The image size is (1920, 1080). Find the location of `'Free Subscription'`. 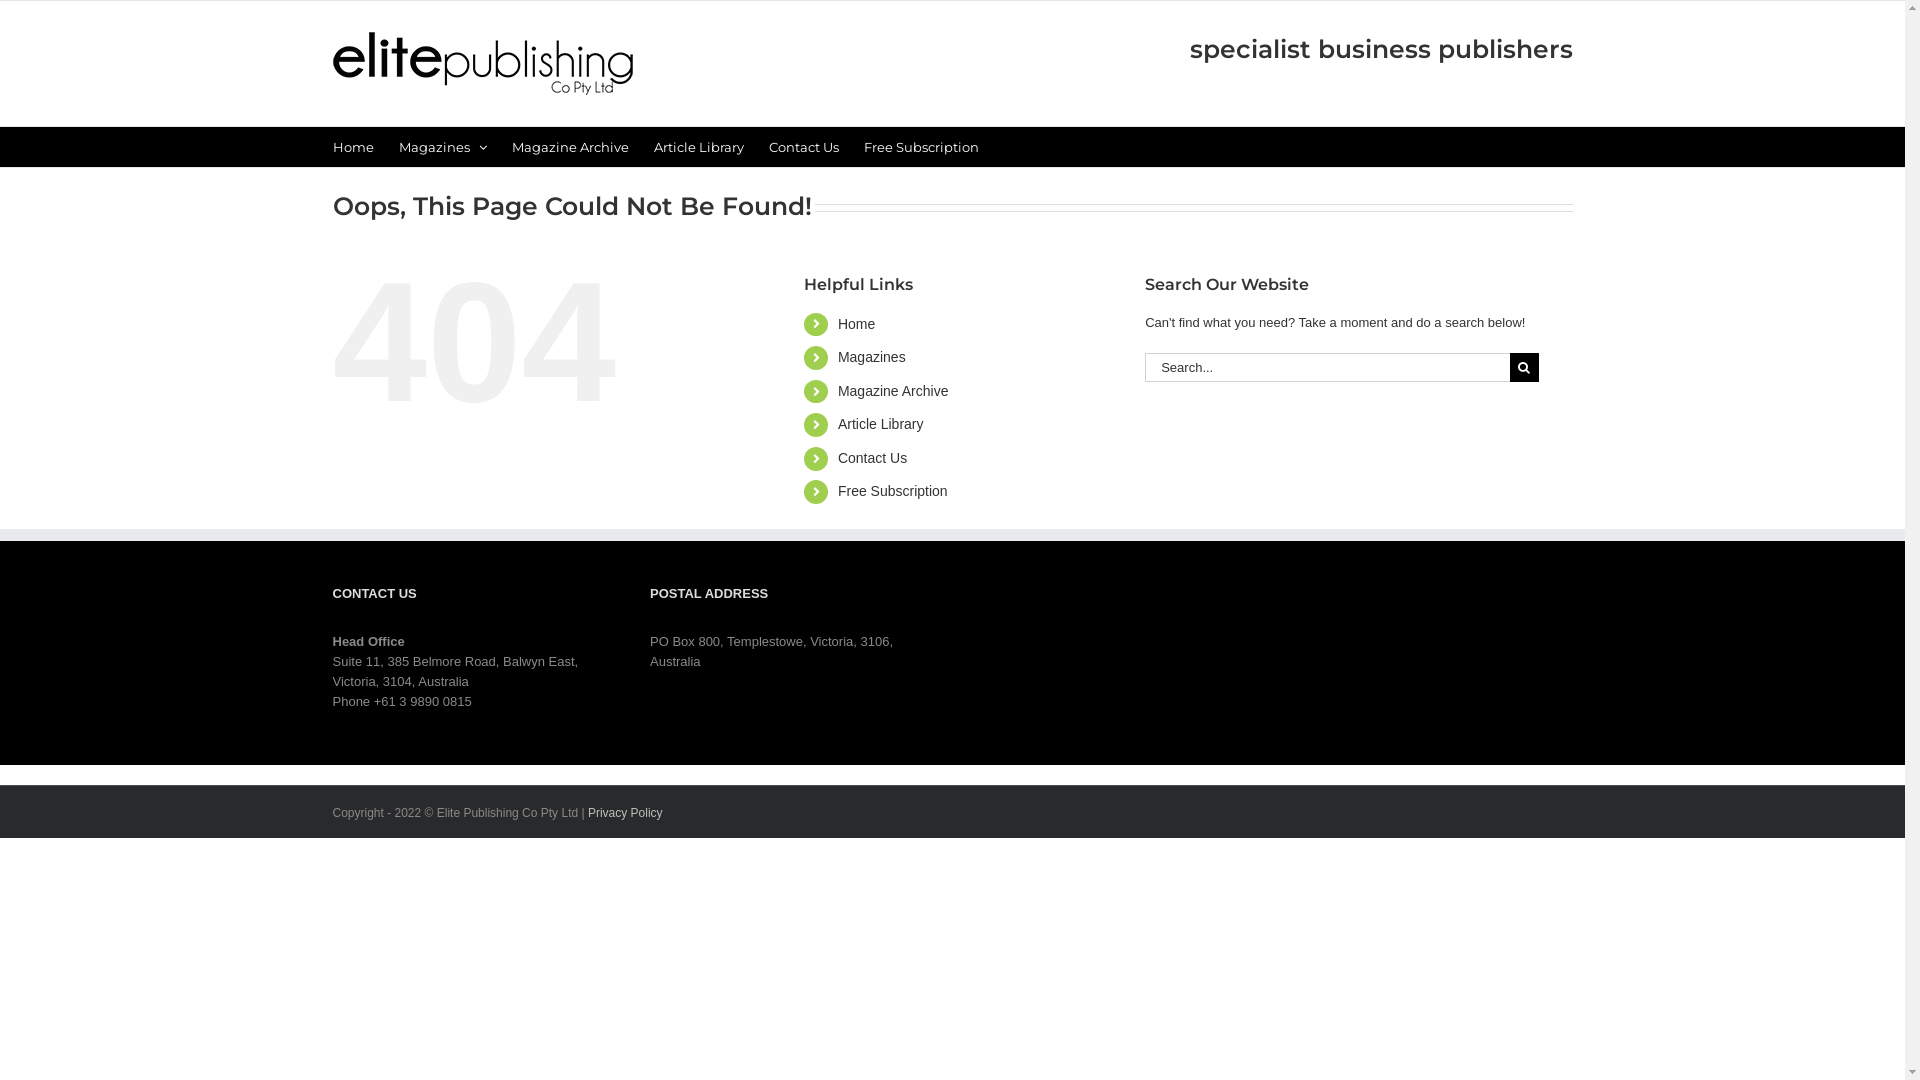

'Free Subscription' is located at coordinates (864, 145).